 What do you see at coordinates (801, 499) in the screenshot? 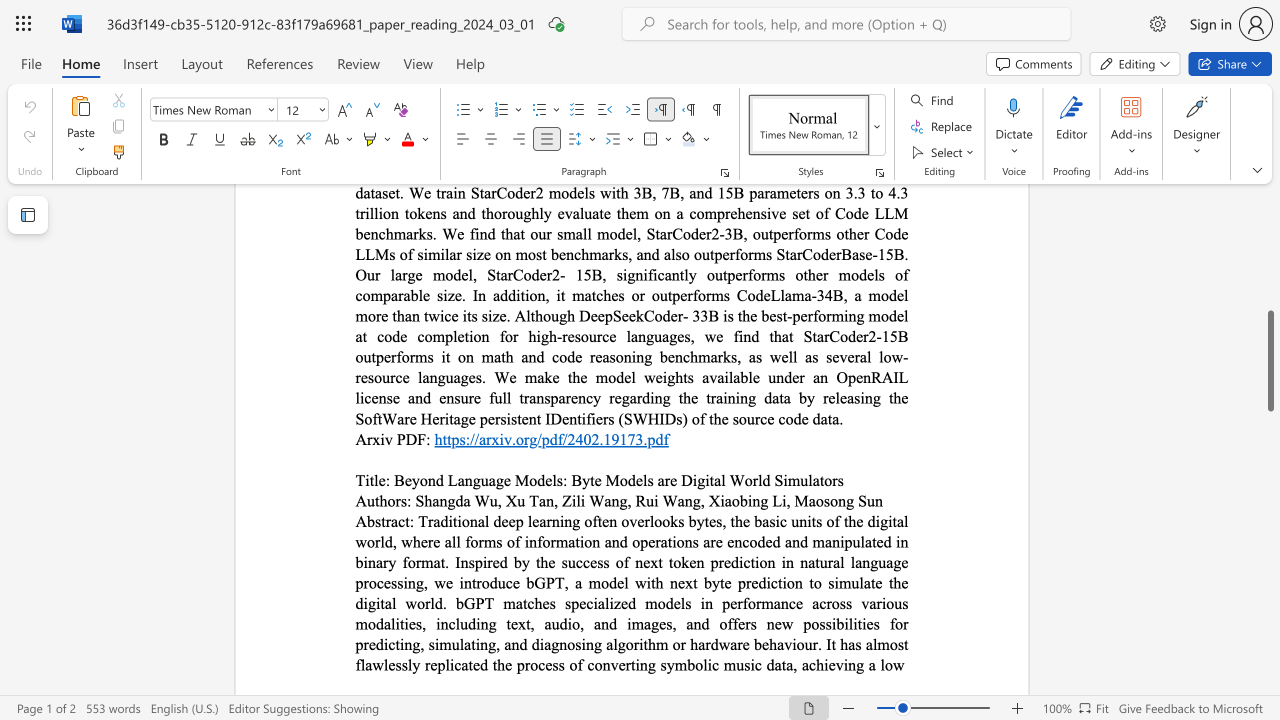
I see `the 1th character "M" in the text` at bounding box center [801, 499].